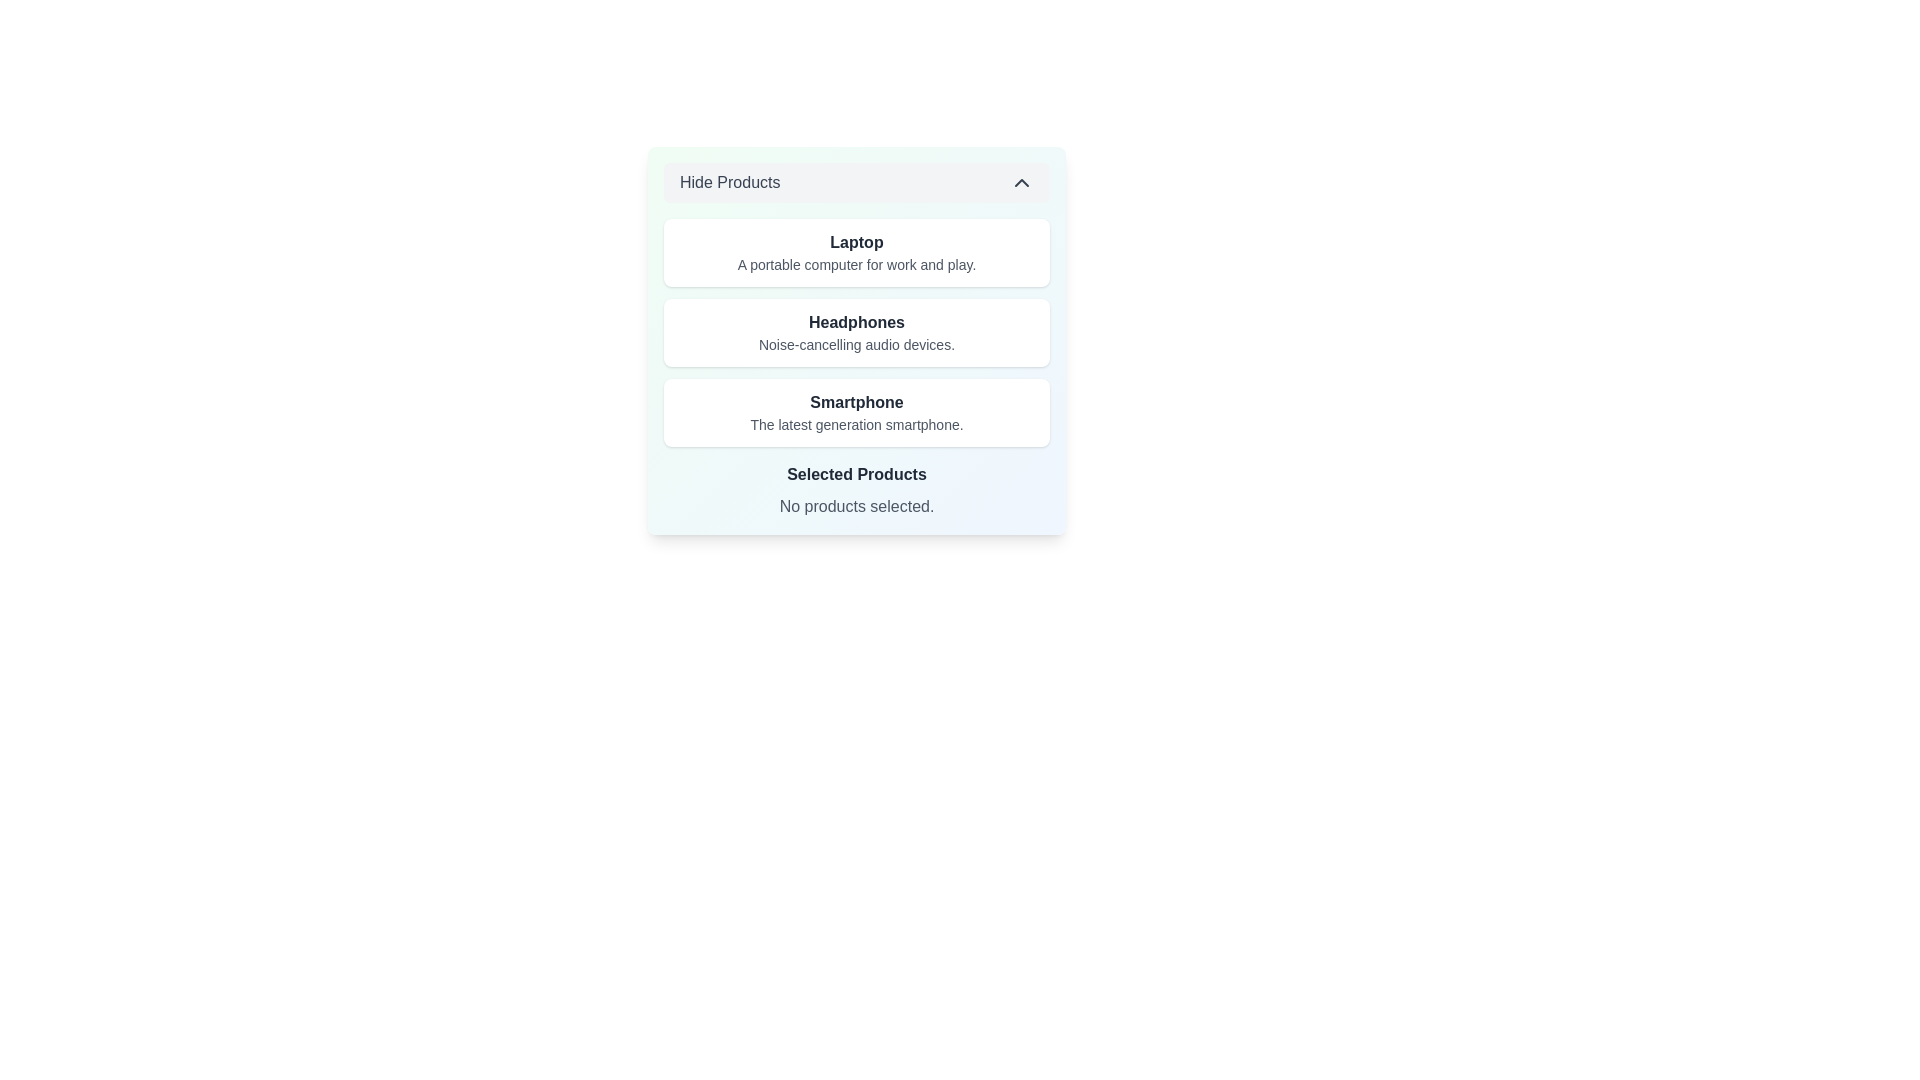 This screenshot has width=1920, height=1080. Describe the element at coordinates (857, 322) in the screenshot. I see `bold text label 'Headphones' that is styled in medium font size and dark gray color, positioned above the description 'Noise-cancelling audio devices.'` at that location.